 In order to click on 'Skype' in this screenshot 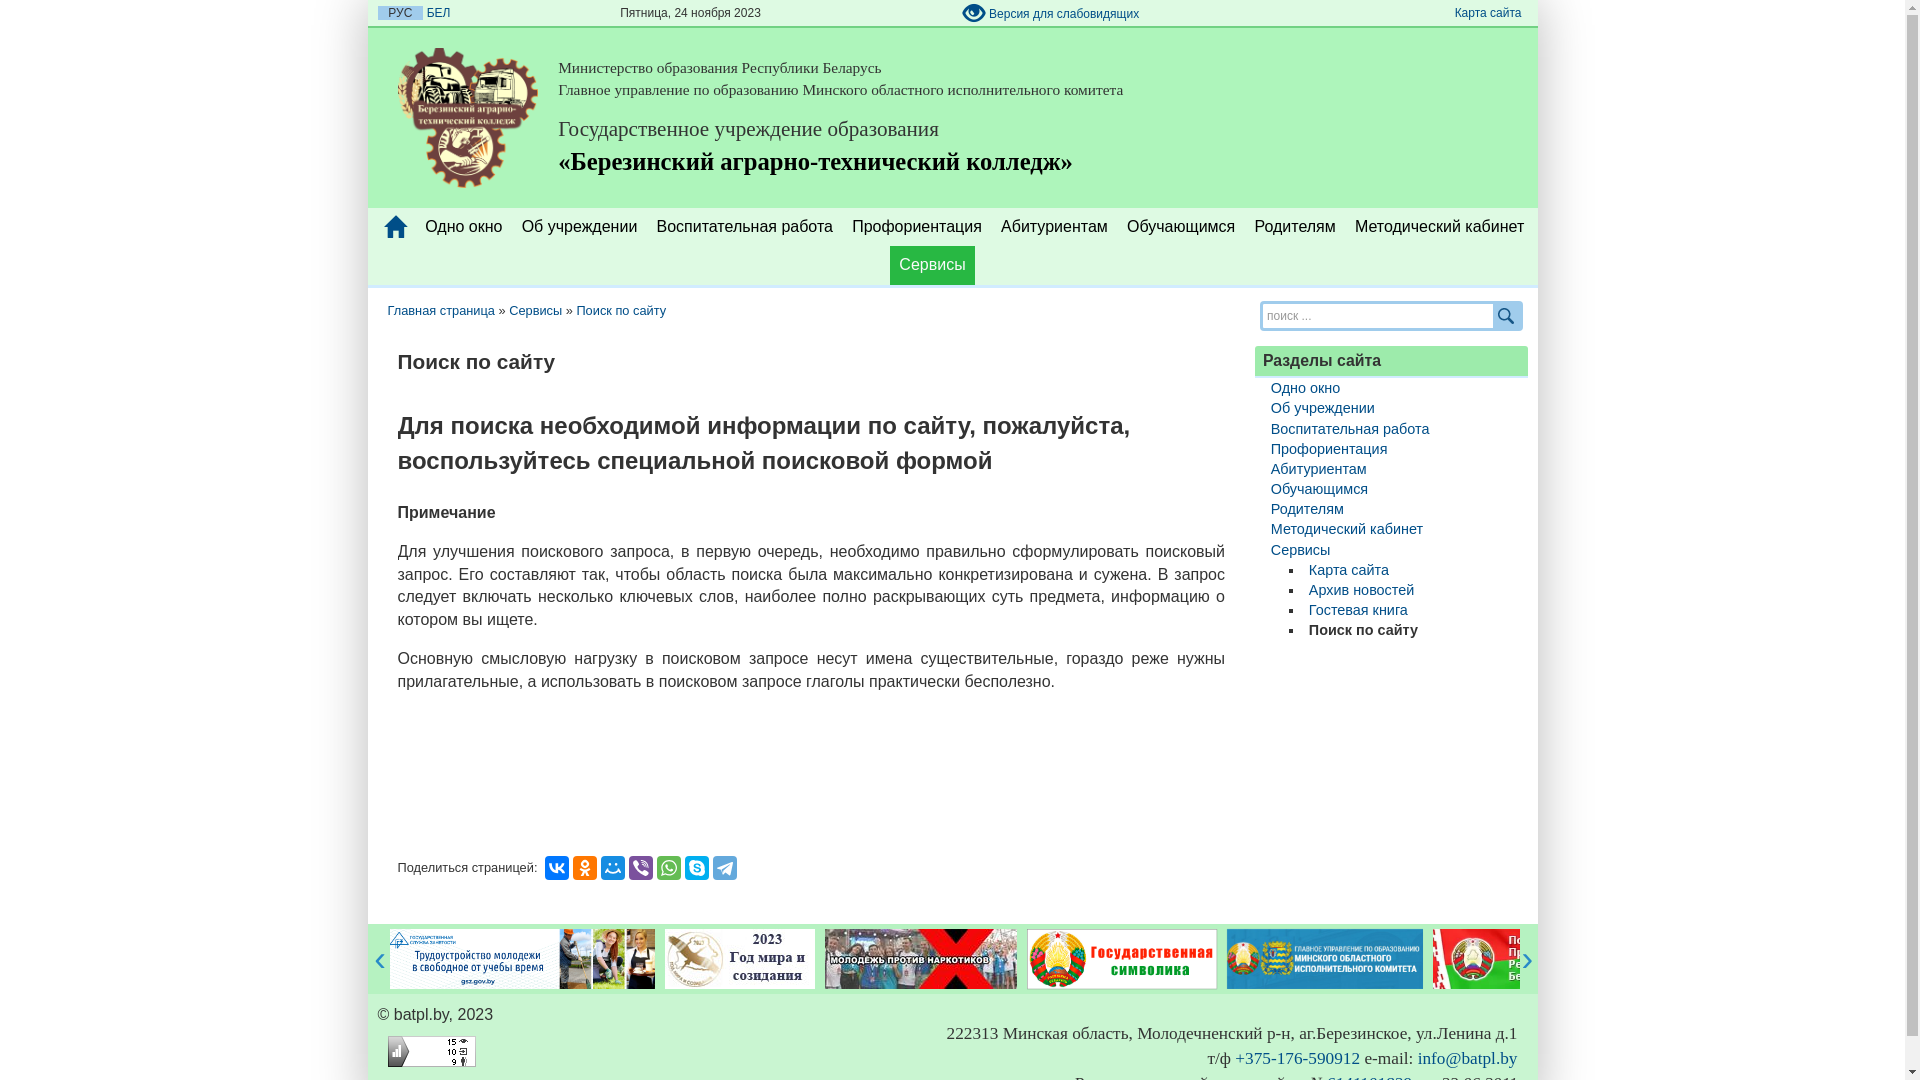, I will do `click(696, 866)`.